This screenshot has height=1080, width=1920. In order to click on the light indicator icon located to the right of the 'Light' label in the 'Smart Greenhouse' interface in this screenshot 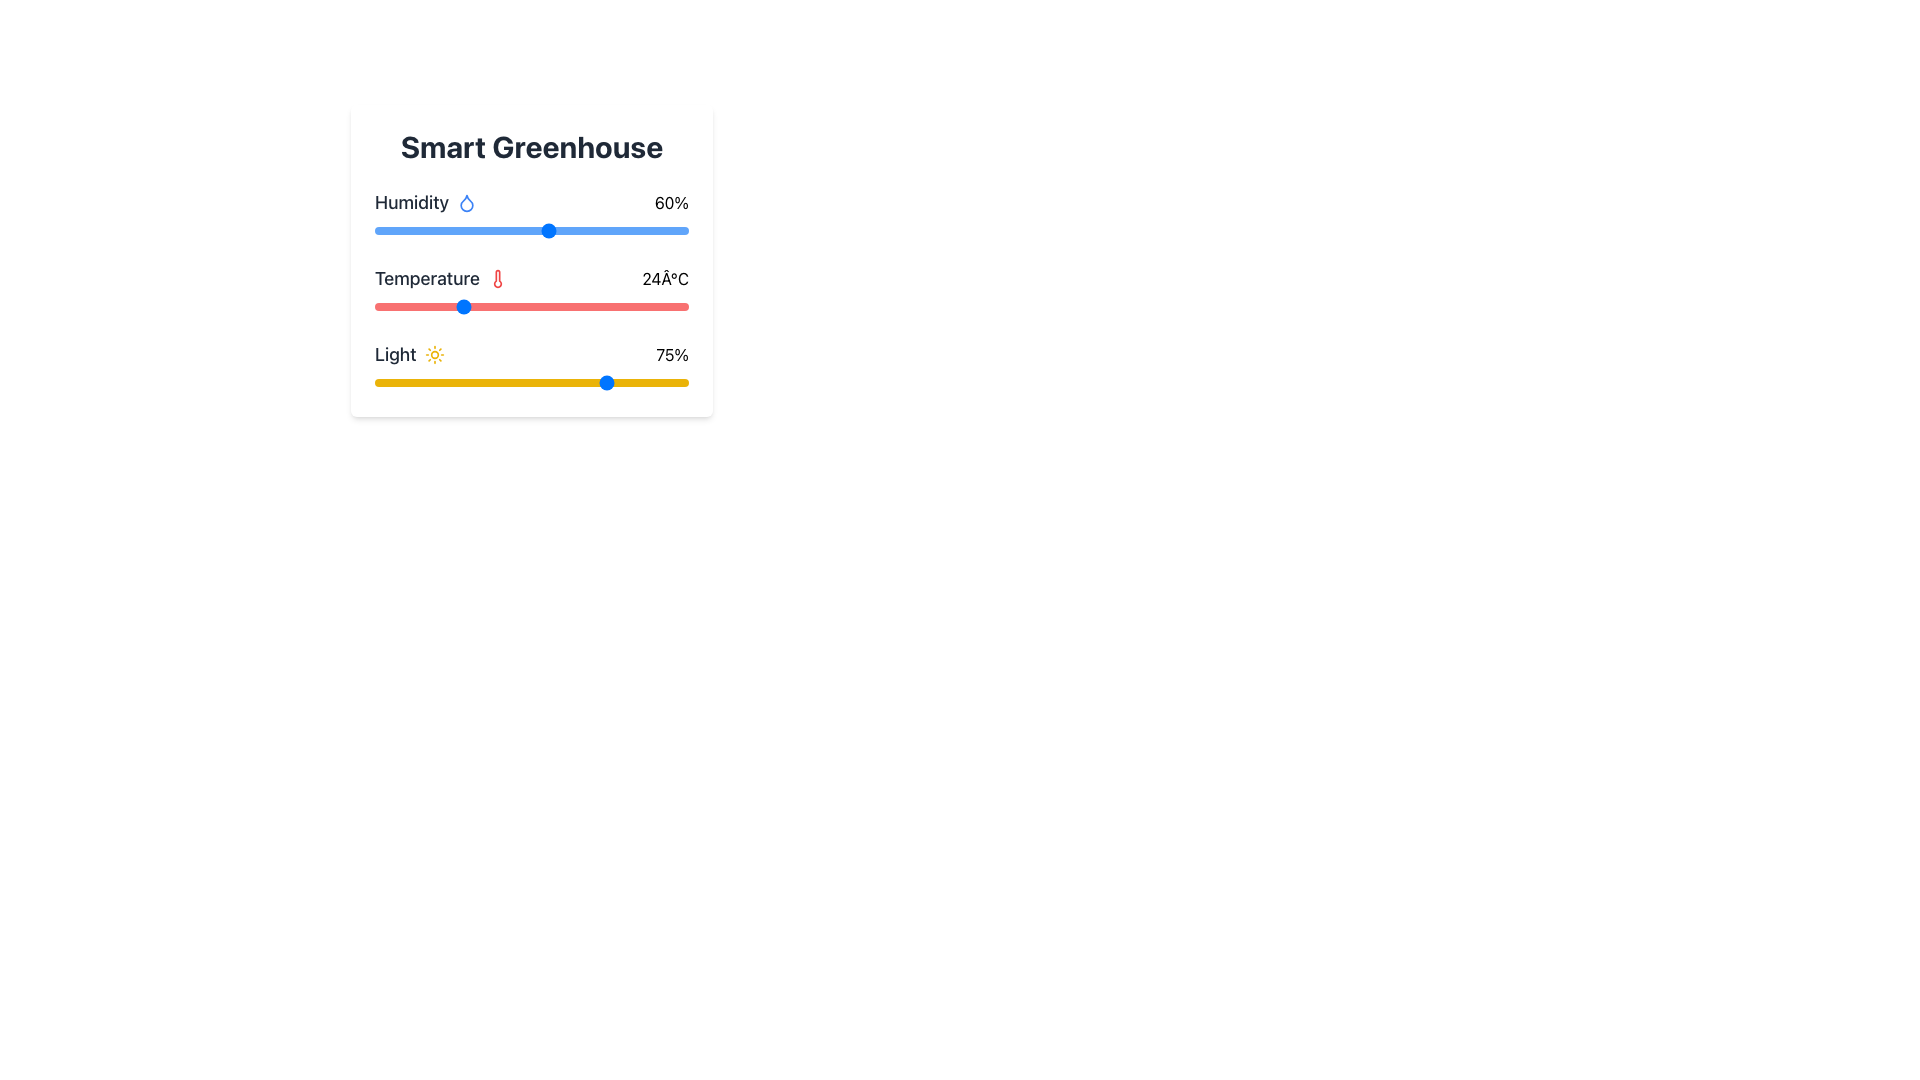, I will do `click(433, 353)`.